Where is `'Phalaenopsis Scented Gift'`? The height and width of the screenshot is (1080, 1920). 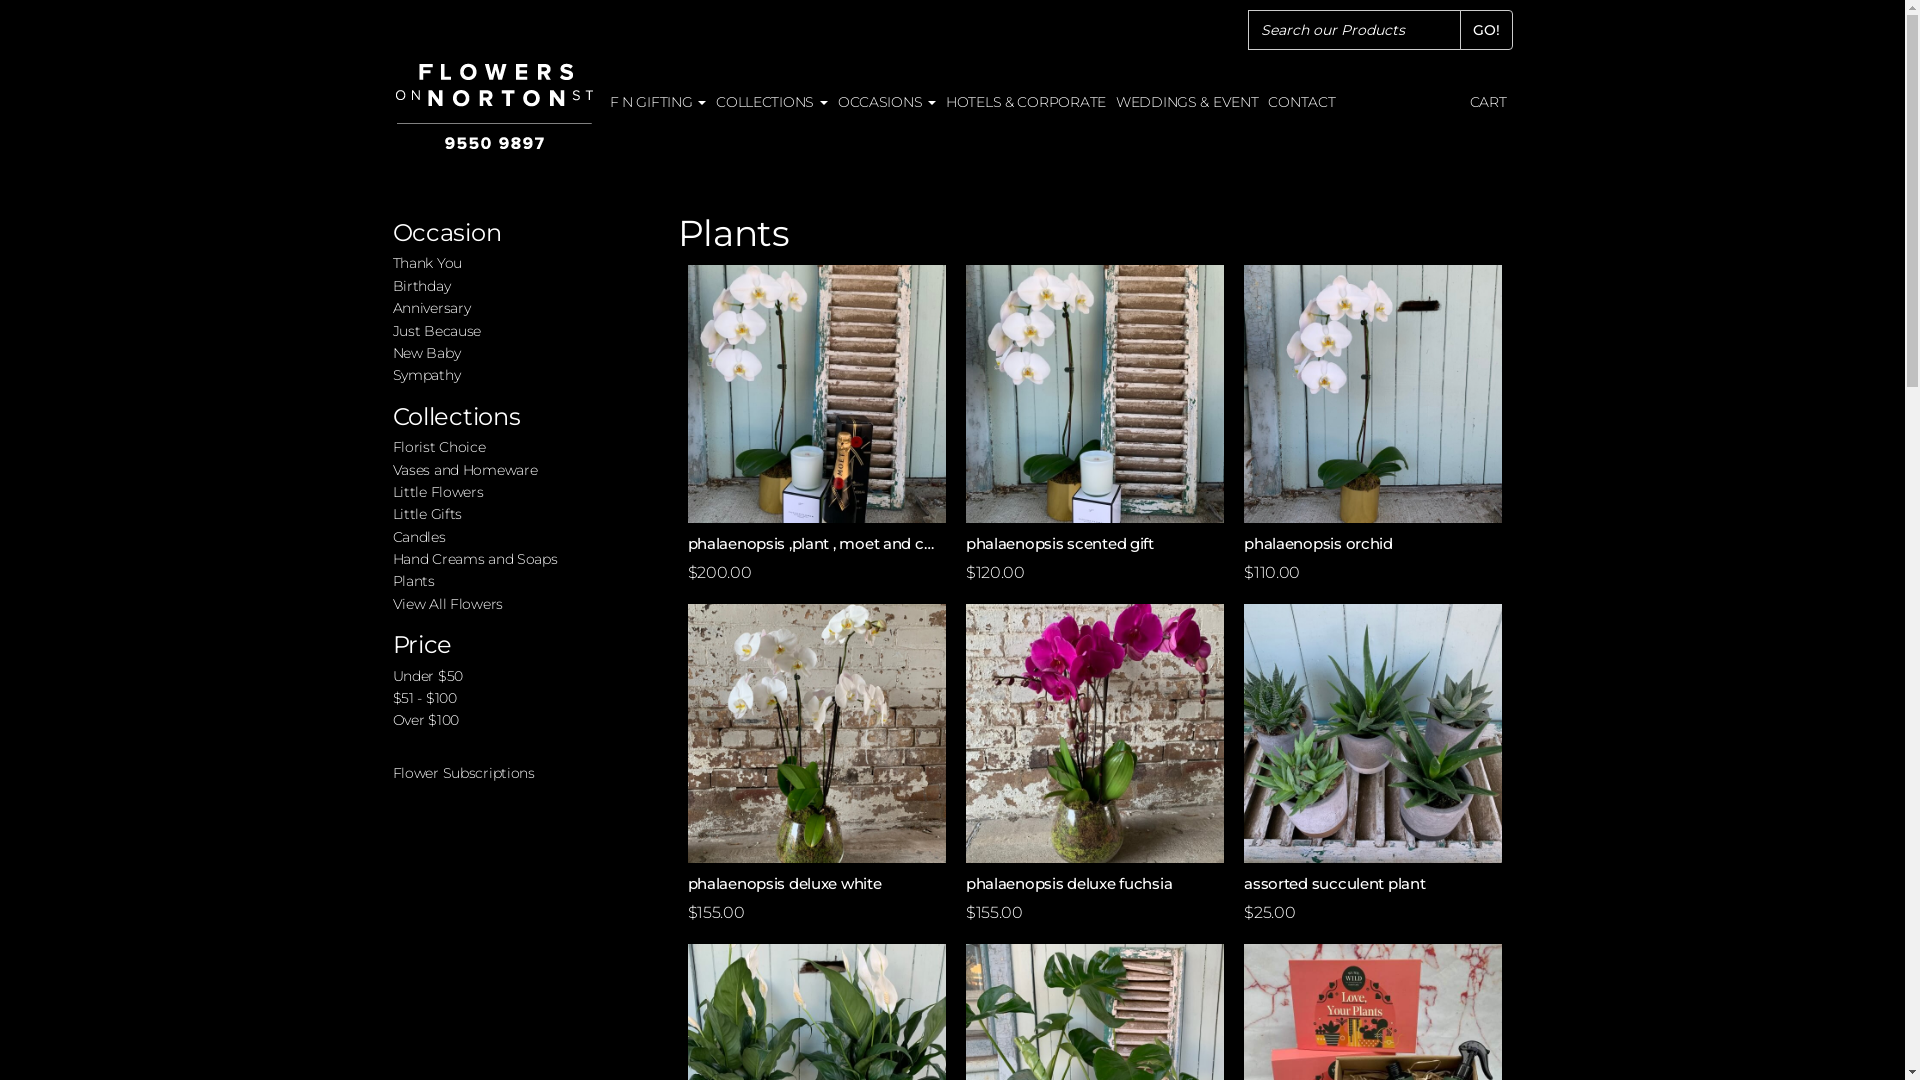
'Phalaenopsis Scented Gift' is located at coordinates (965, 393).